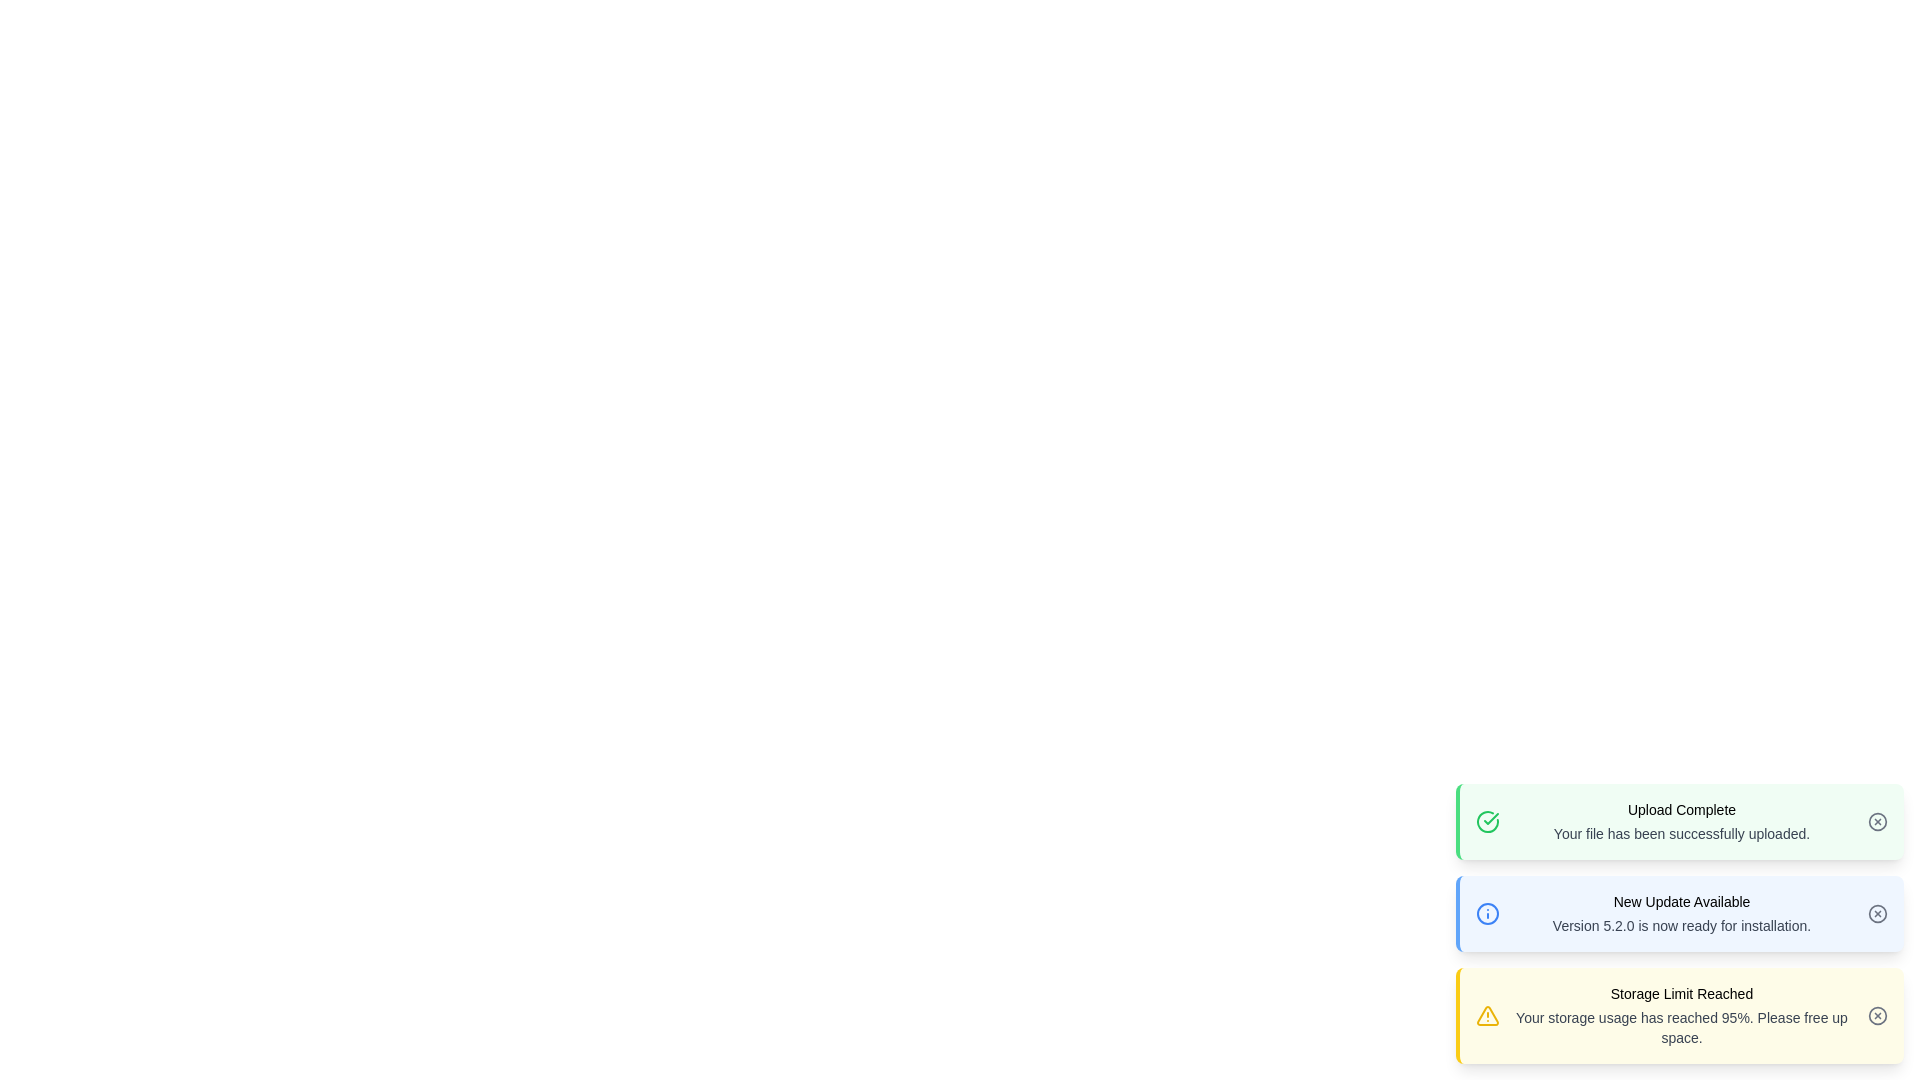  Describe the element at coordinates (1680, 925) in the screenshot. I see `the static text element located in the lower section of the notification box titled 'New Update Available', which provides information about an available update` at that location.